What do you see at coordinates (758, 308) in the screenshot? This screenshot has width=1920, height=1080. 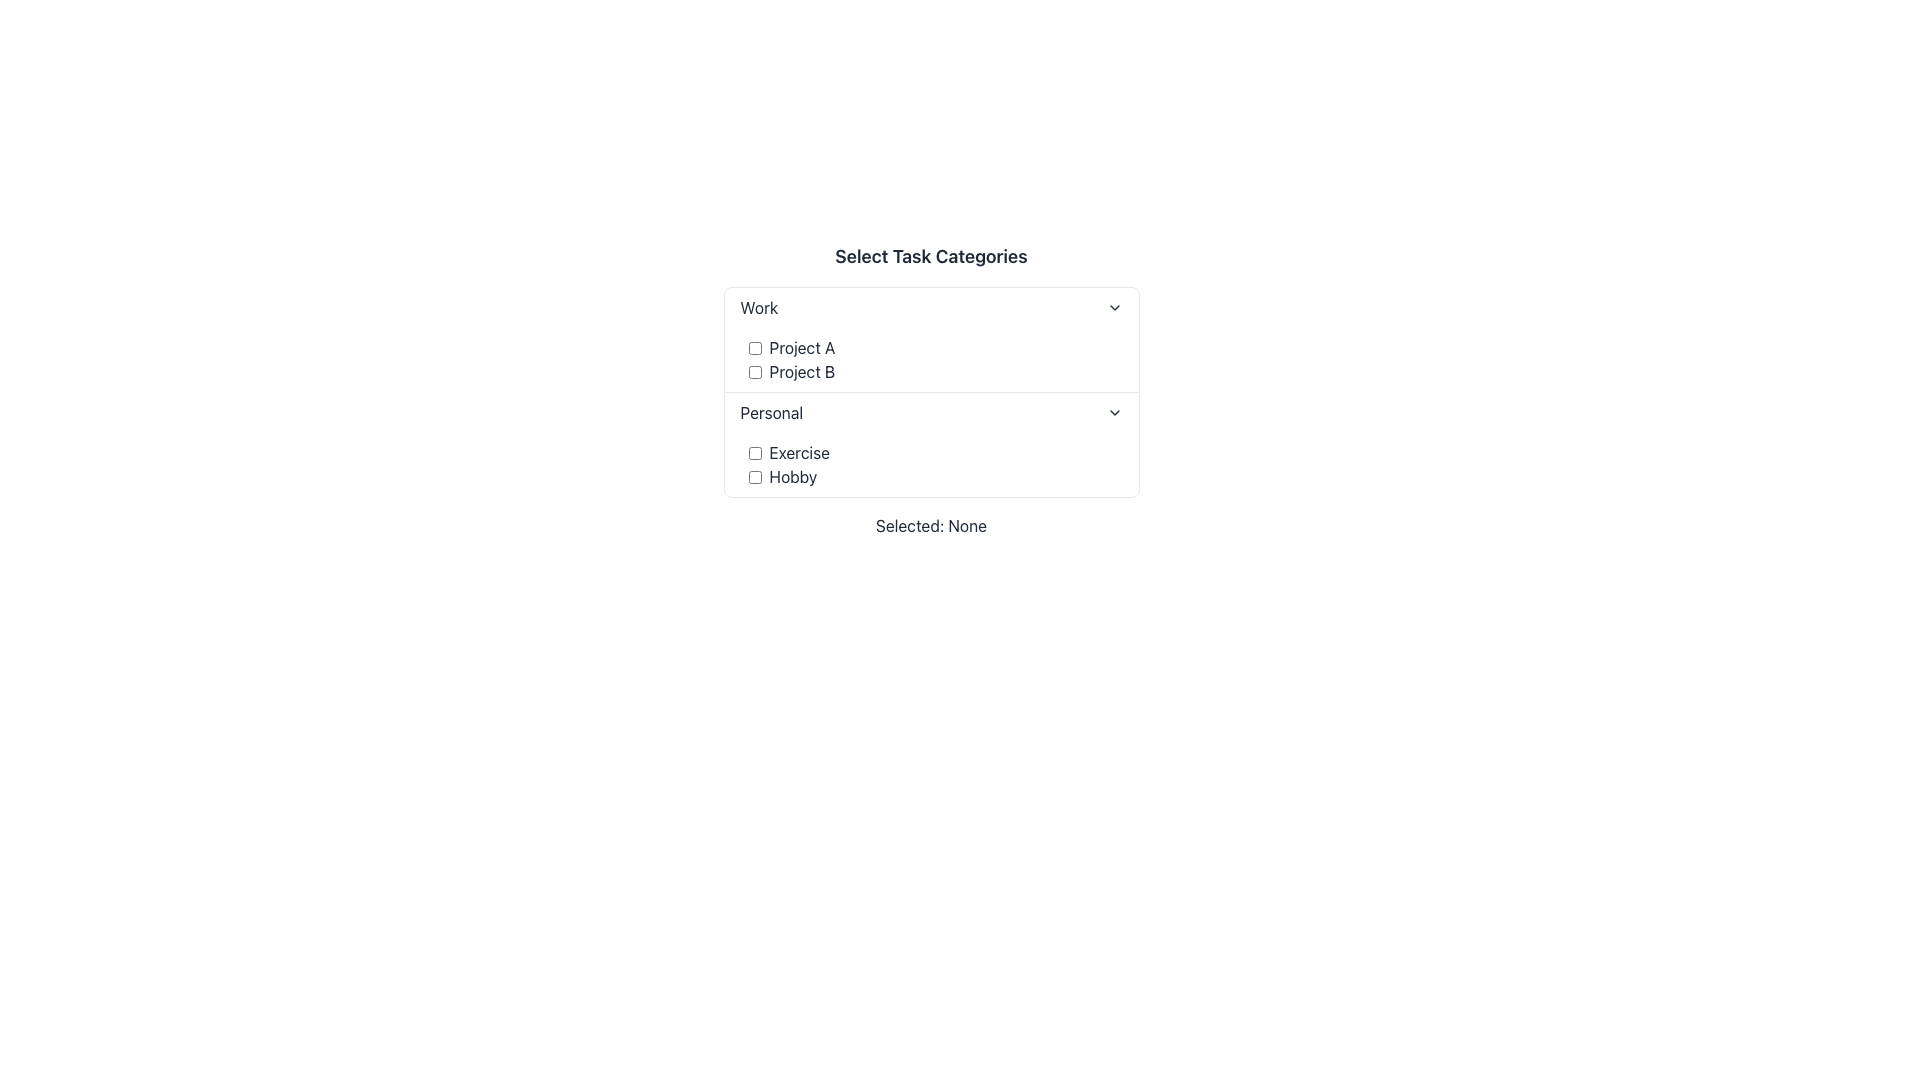 I see `the 'Work' label text in the dropdown menu` at bounding box center [758, 308].